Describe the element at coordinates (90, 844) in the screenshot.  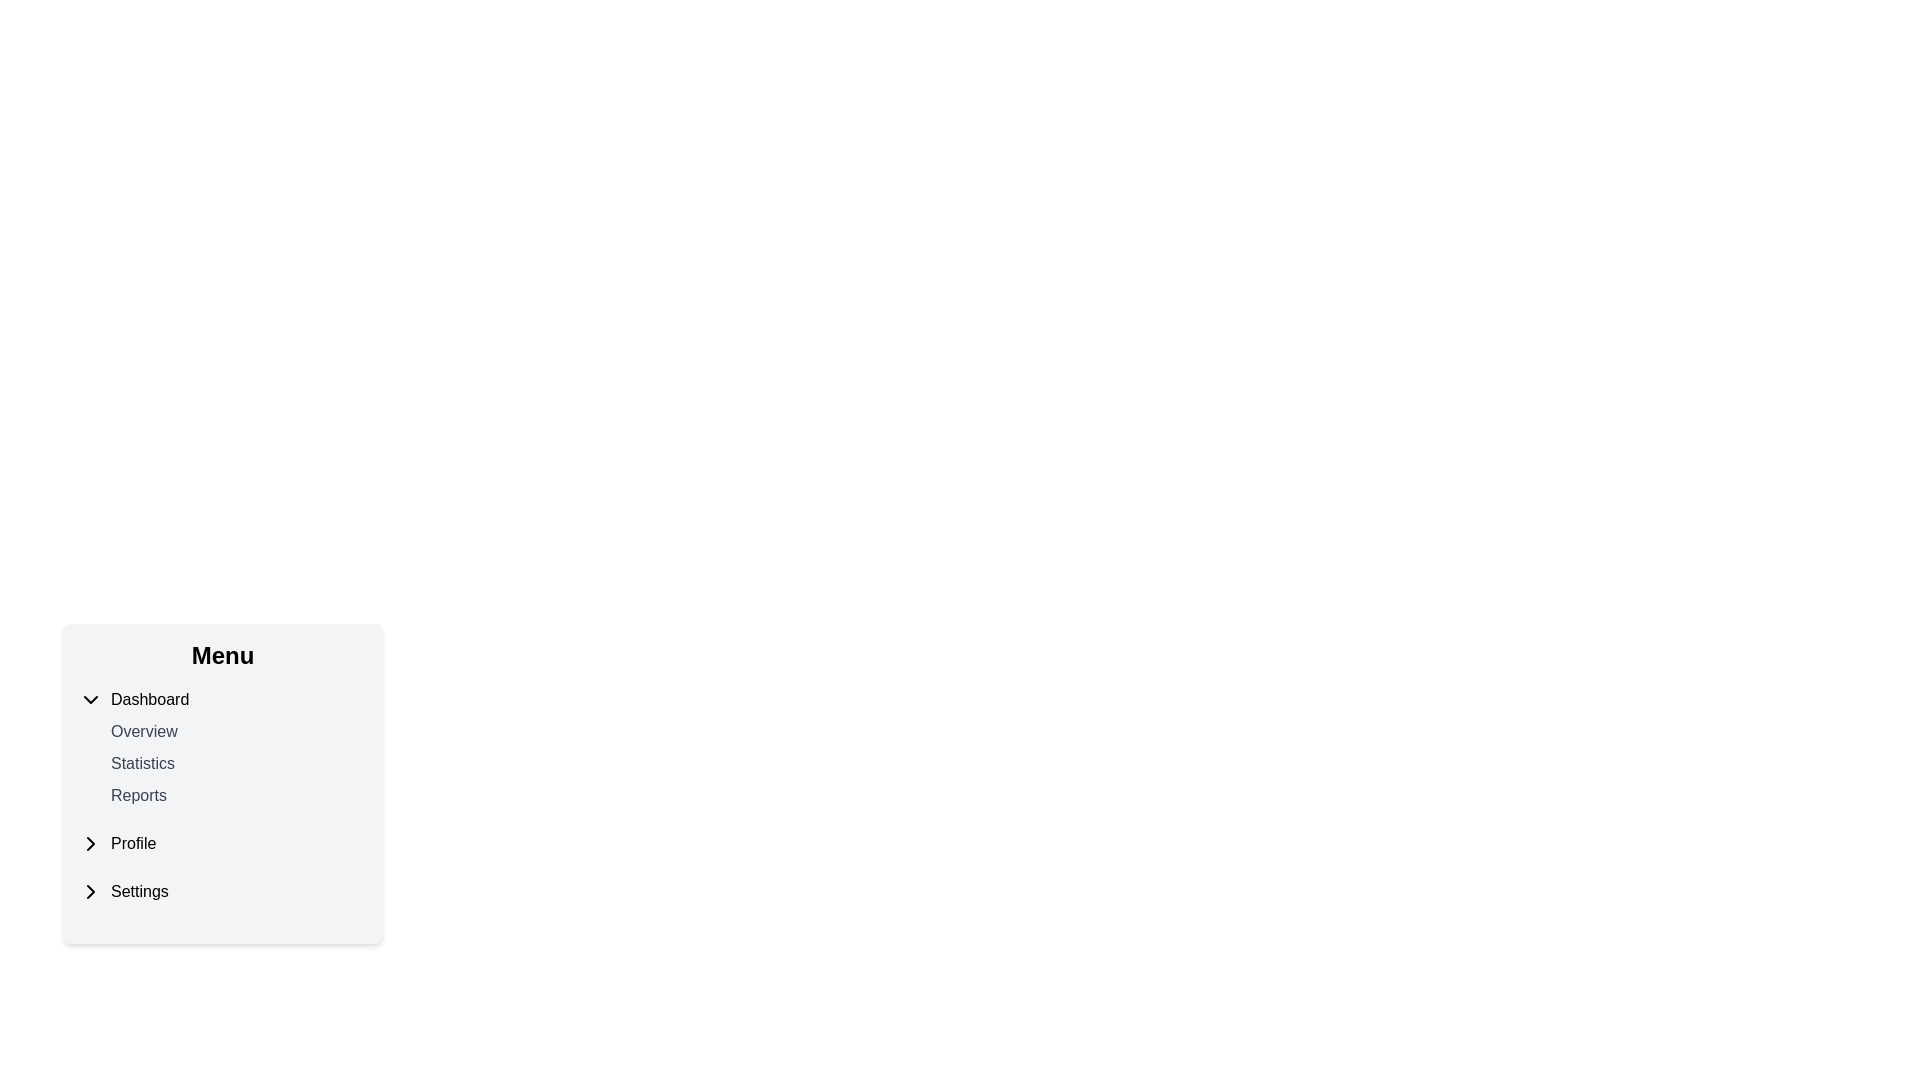
I see `the chevron icon located to the left of the 'Profile' text in the sidebar menu` at that location.